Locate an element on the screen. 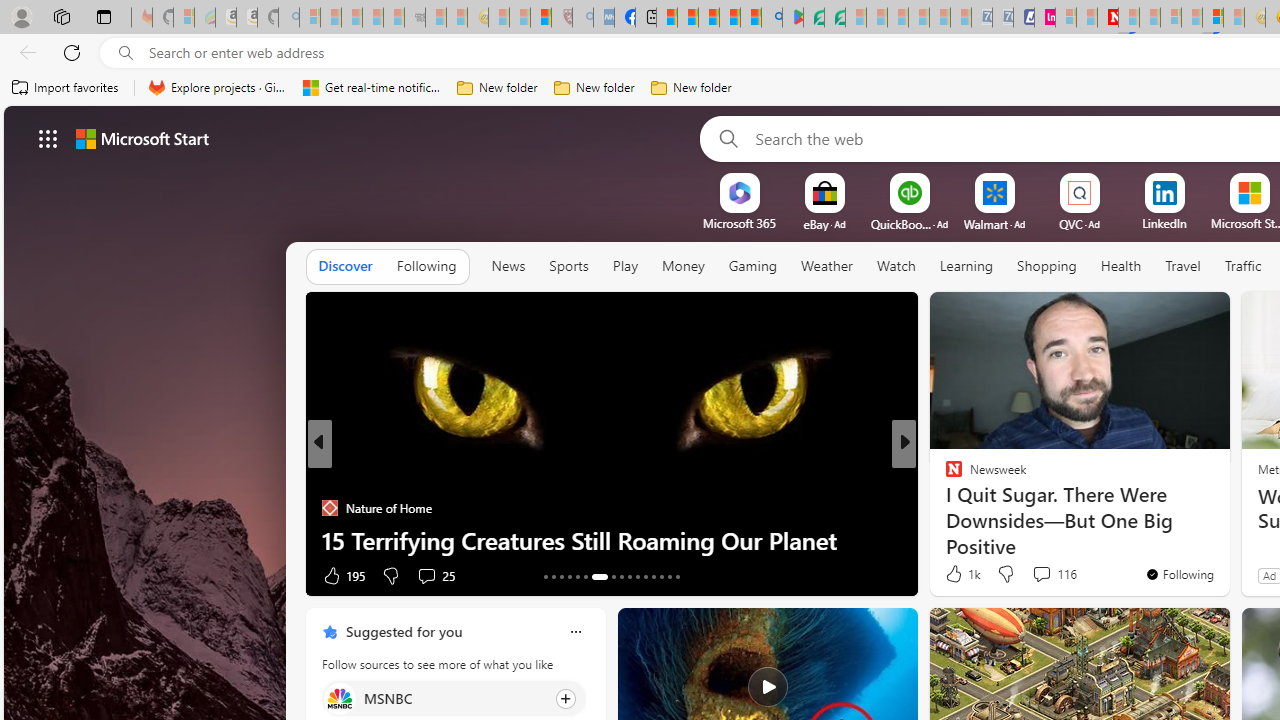 This screenshot has width=1280, height=720. 'View comments 84 Comment' is located at coordinates (1050, 575).